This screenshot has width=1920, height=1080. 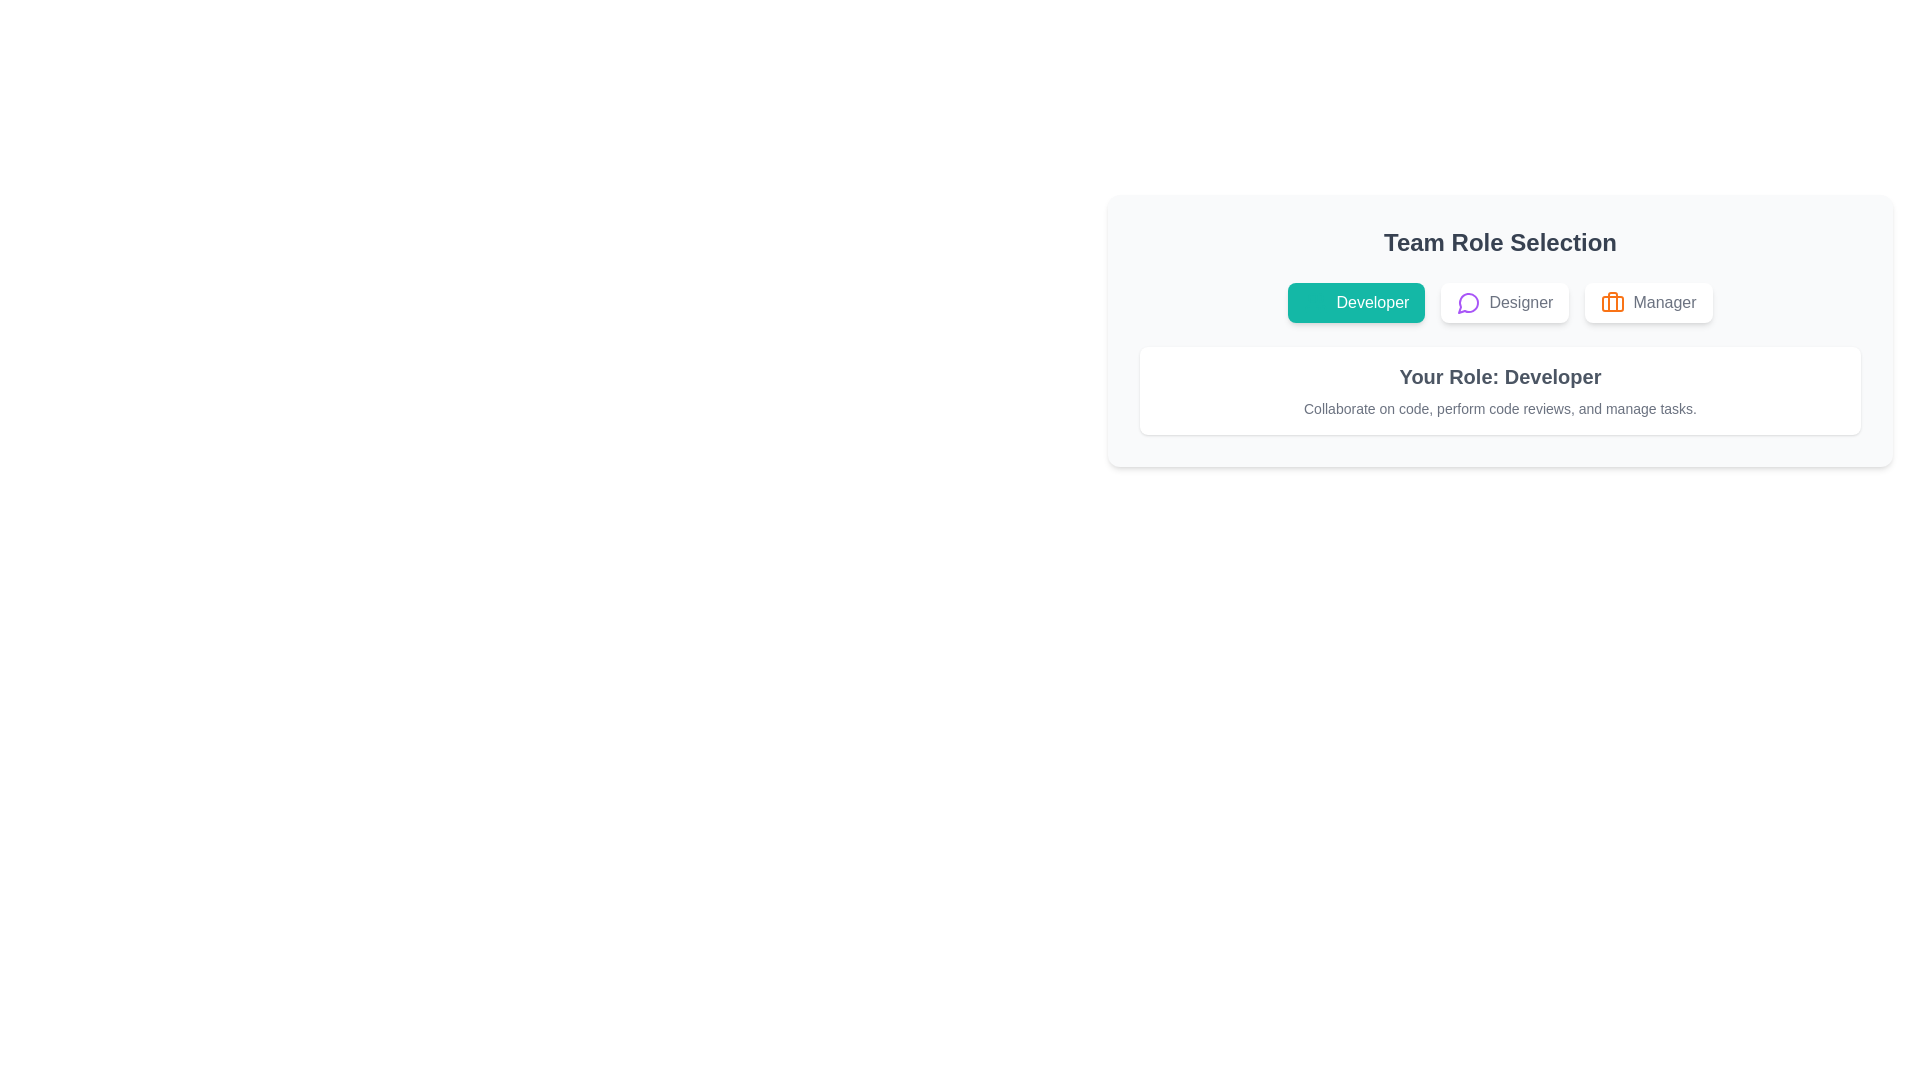 I want to click on the small, outlined orange briefcase icon located within the 'Manager' button at the top-right of the card component, so click(x=1613, y=303).